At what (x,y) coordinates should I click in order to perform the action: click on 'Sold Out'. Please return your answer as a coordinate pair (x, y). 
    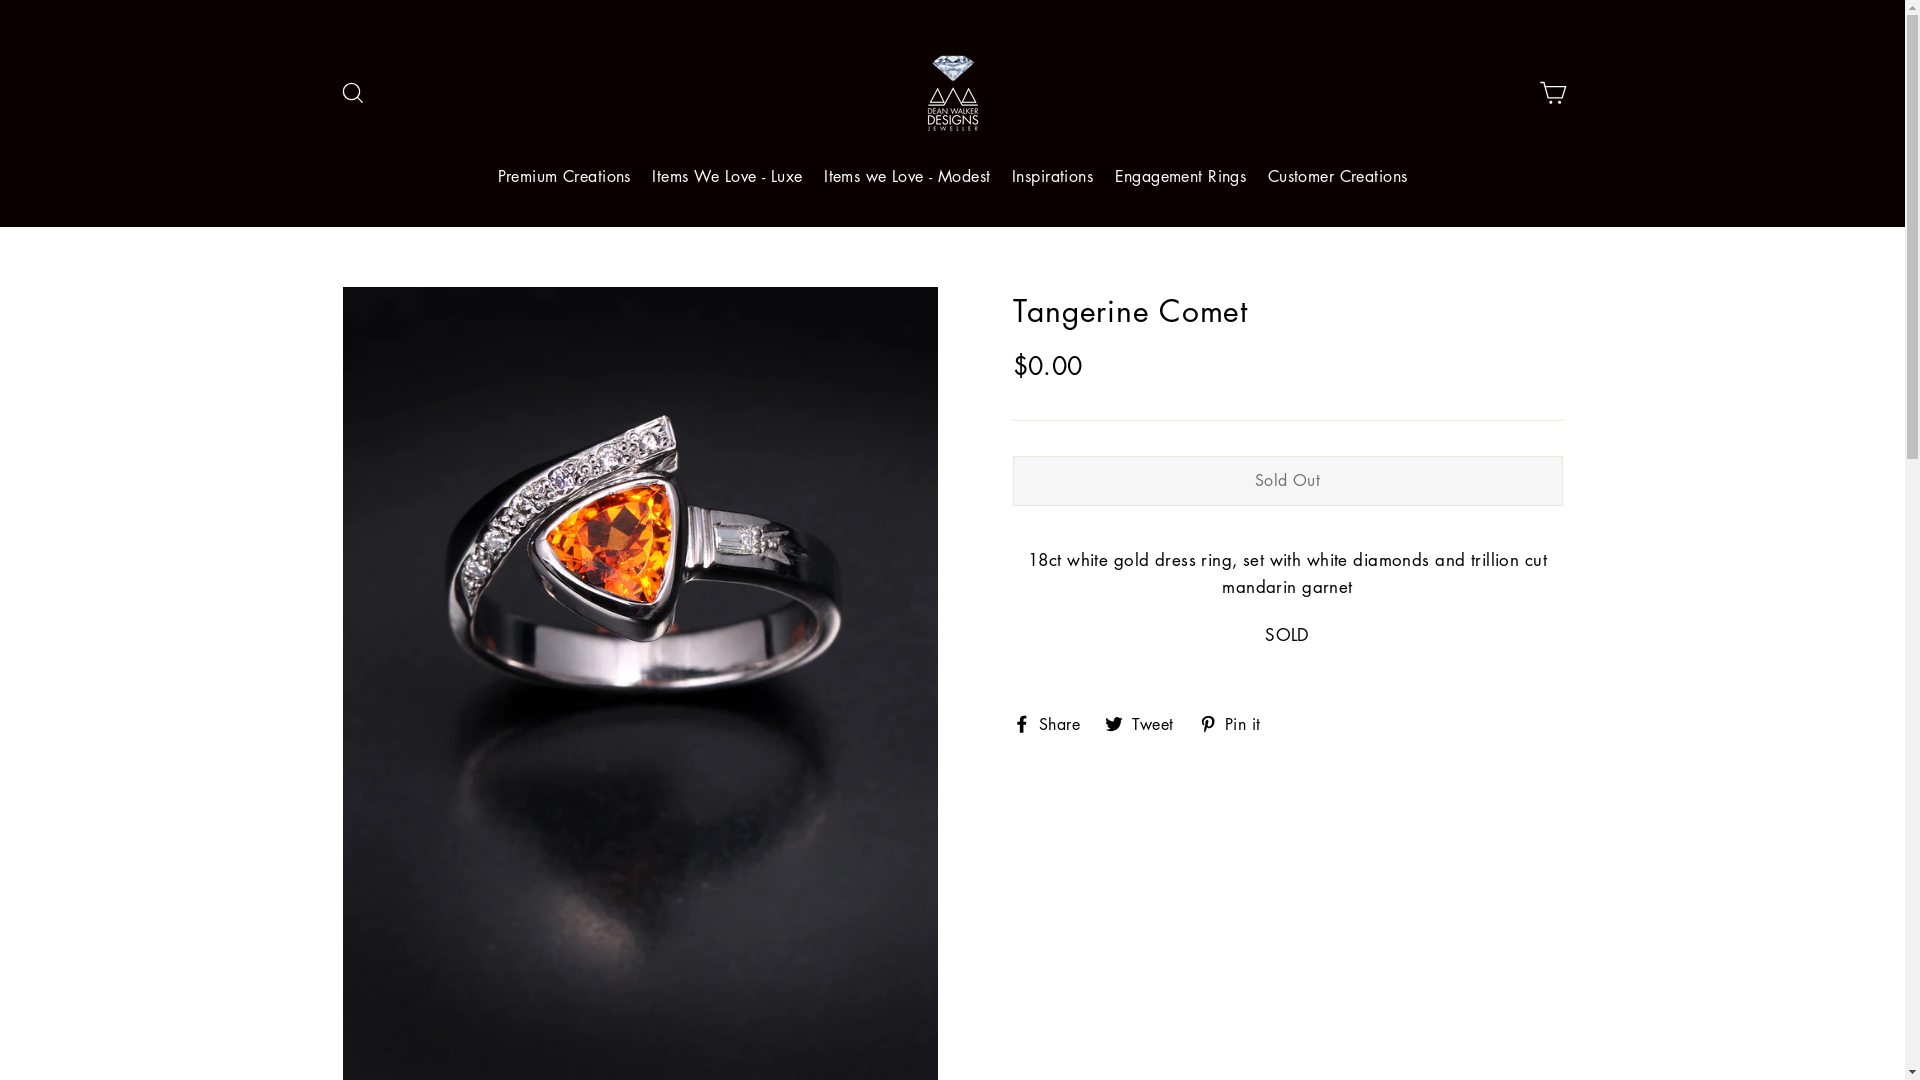
    Looking at the image, I should click on (1286, 481).